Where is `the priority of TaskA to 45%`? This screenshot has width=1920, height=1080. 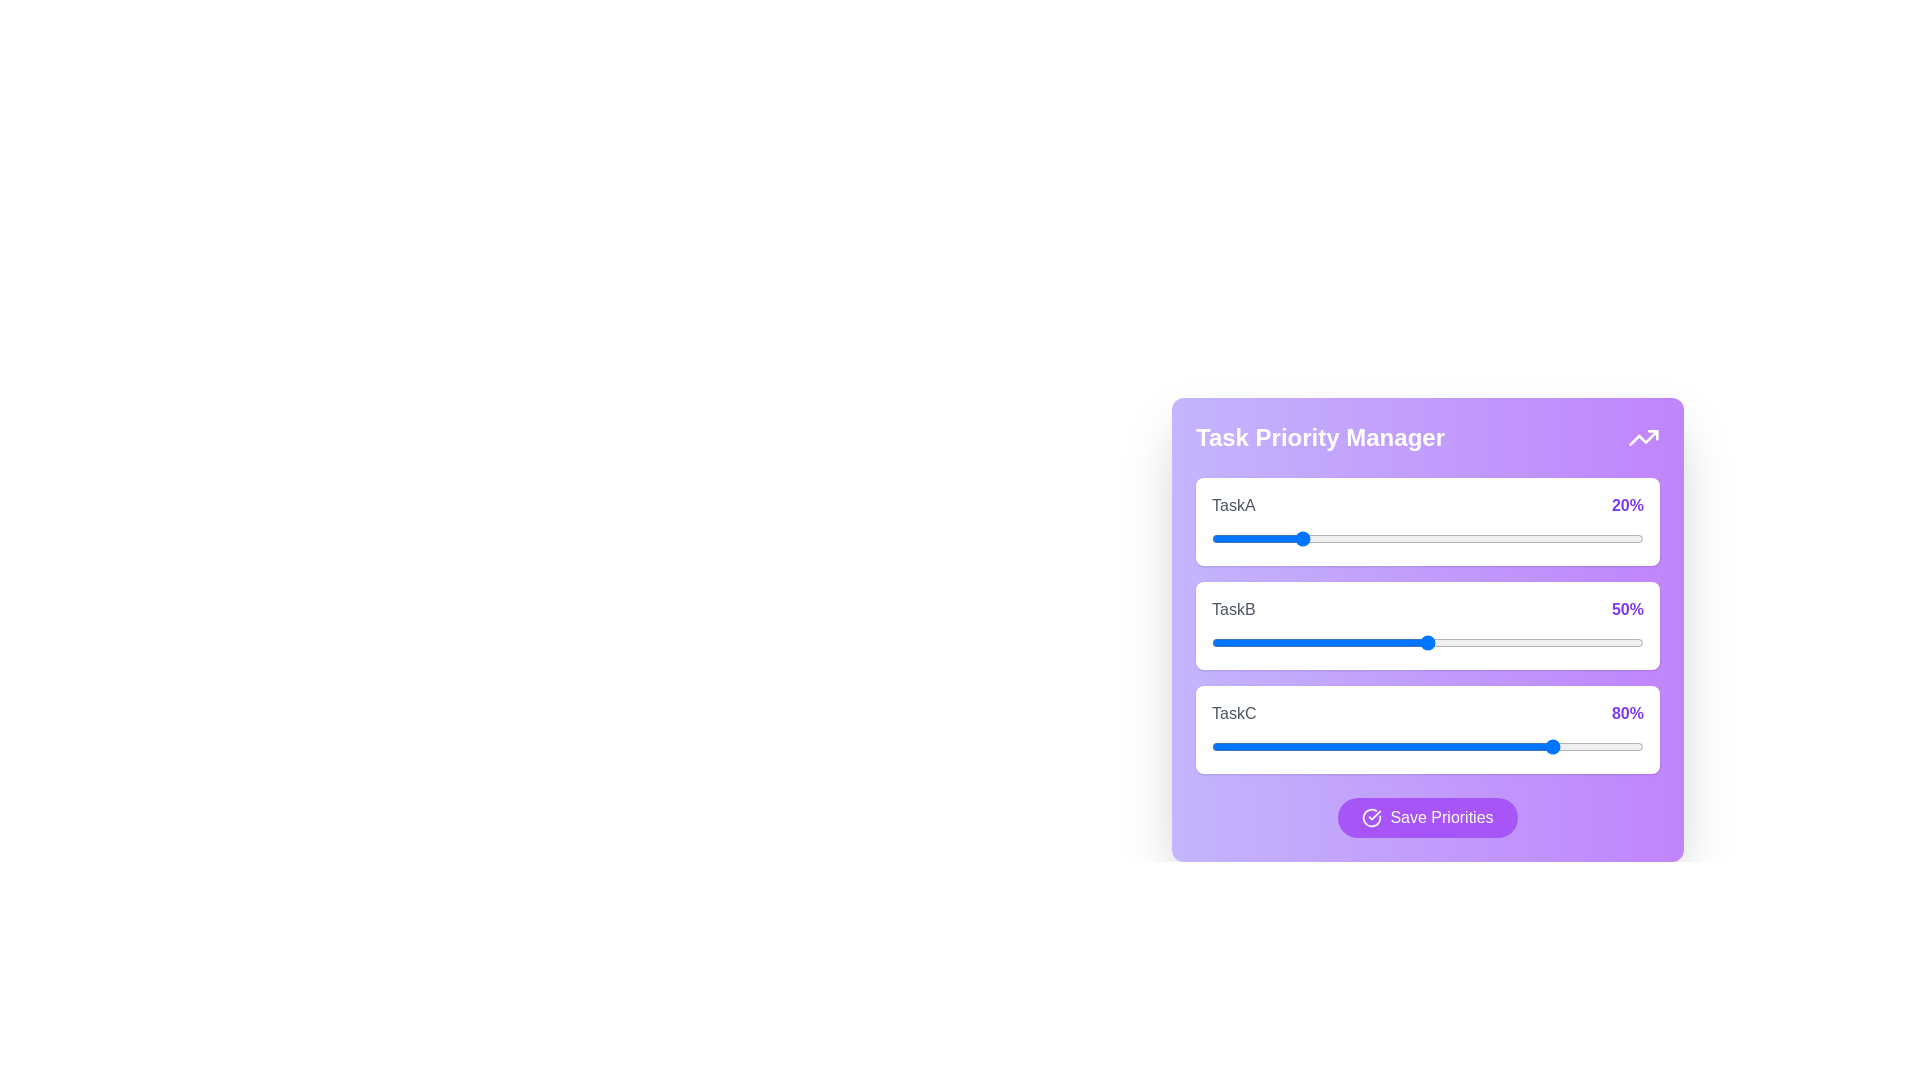
the priority of TaskA to 45% is located at coordinates (1405, 538).